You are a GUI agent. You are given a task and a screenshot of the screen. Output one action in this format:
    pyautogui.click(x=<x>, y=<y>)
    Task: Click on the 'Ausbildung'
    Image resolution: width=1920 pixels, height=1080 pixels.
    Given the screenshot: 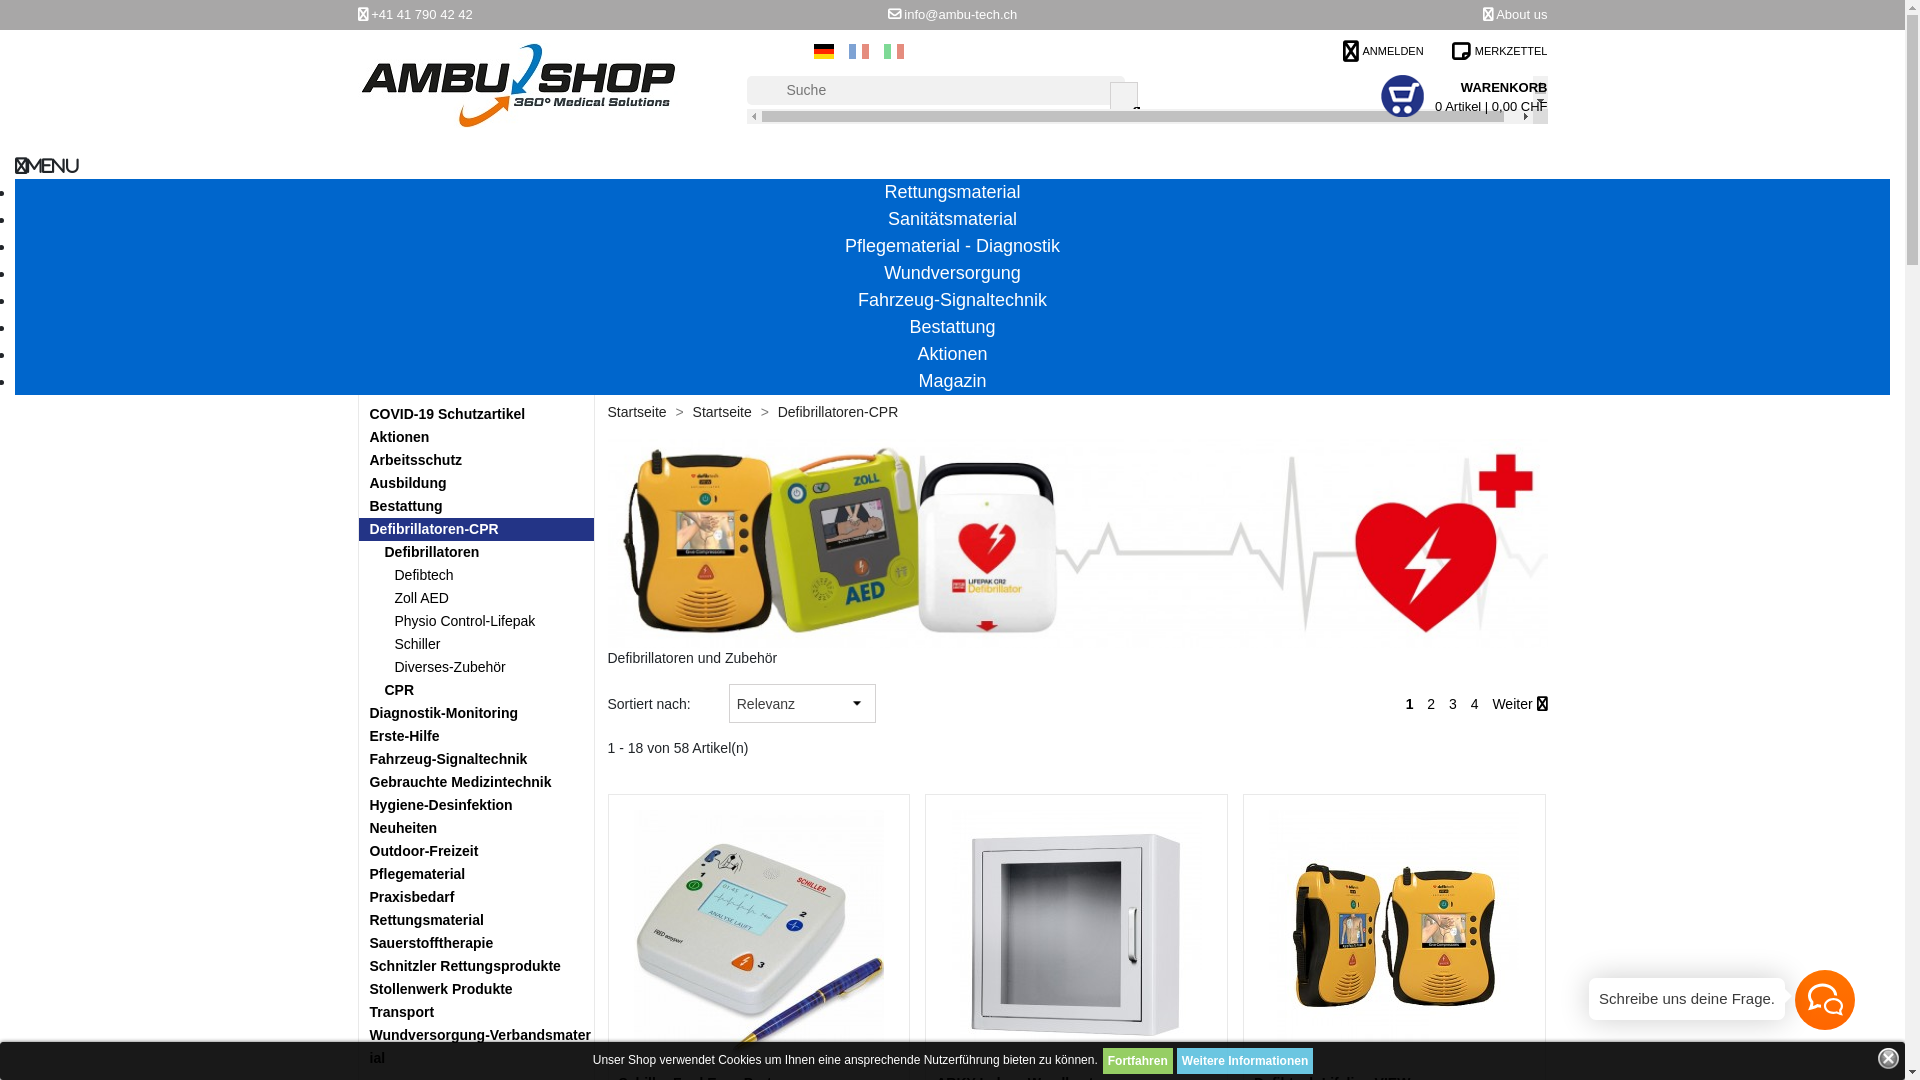 What is the action you would take?
    pyautogui.click(x=474, y=483)
    